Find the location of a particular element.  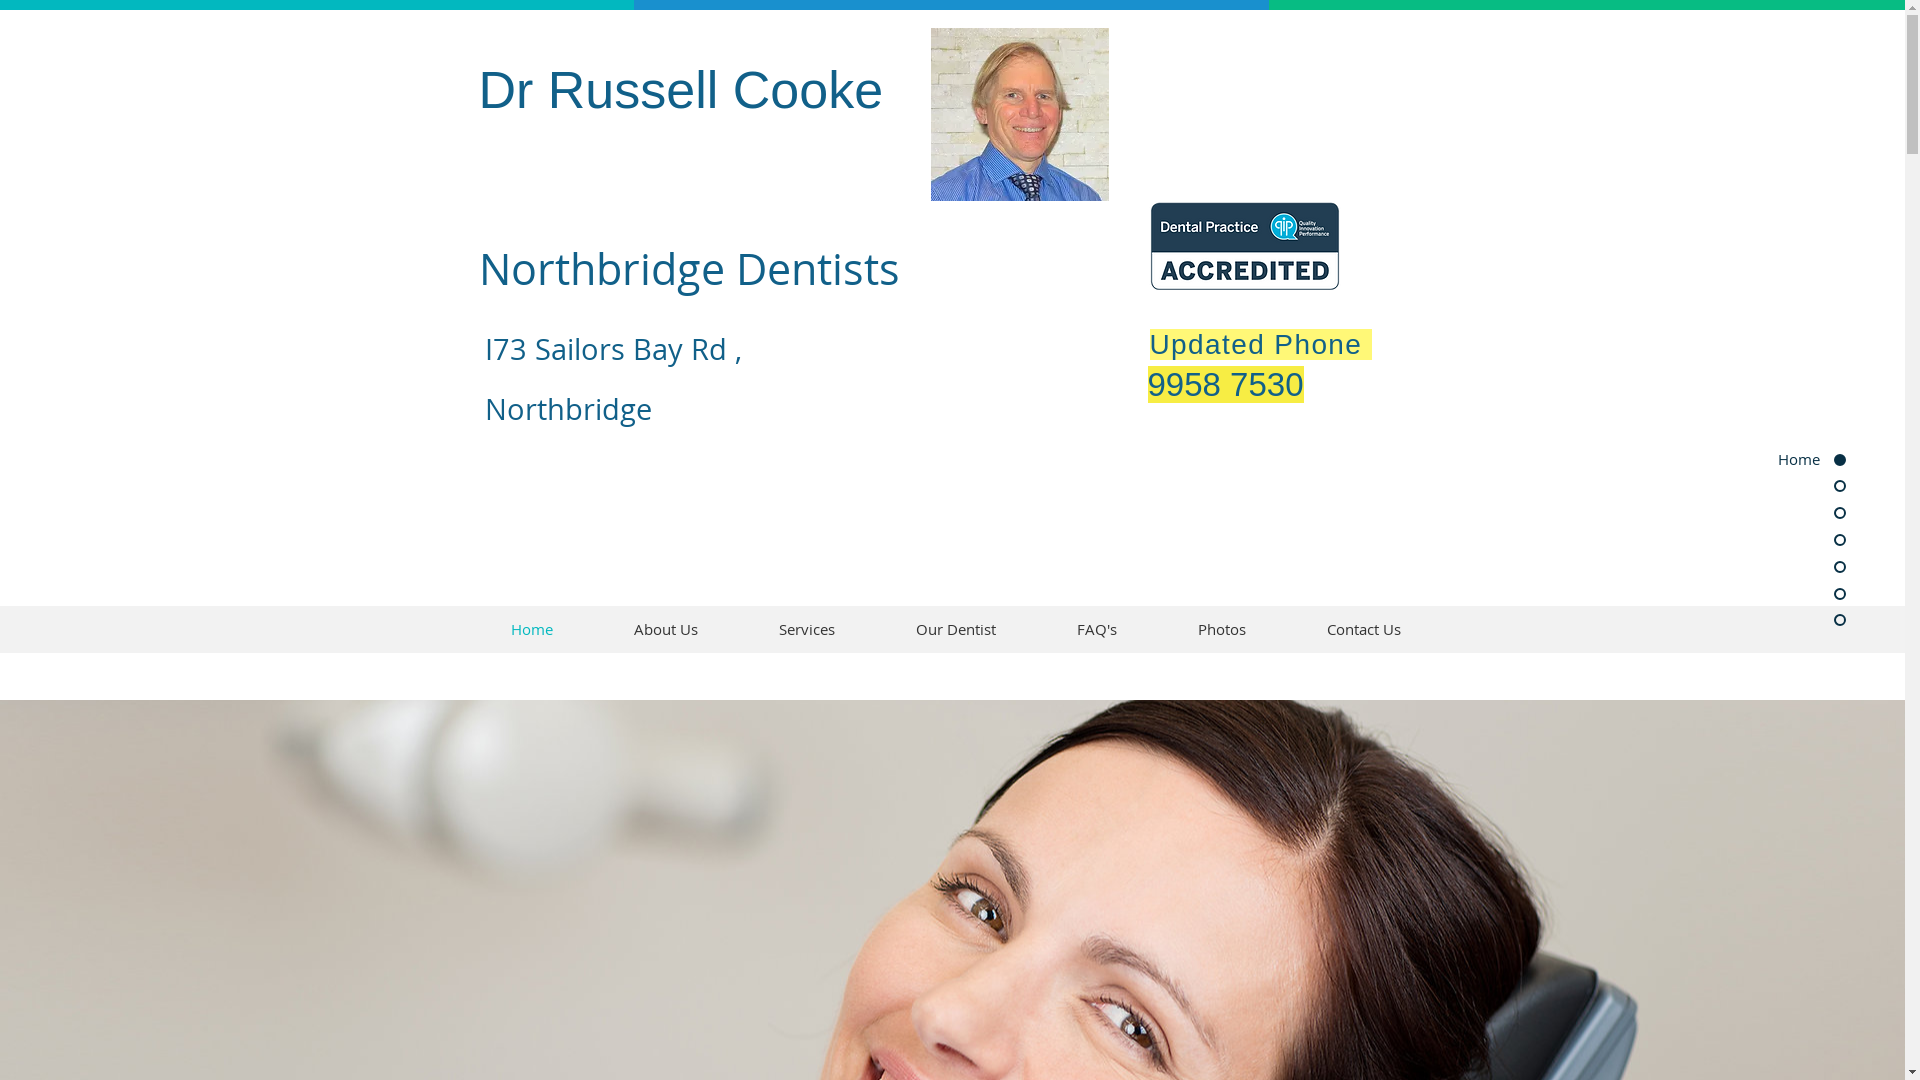

'Contact Us' is located at coordinates (1362, 628).